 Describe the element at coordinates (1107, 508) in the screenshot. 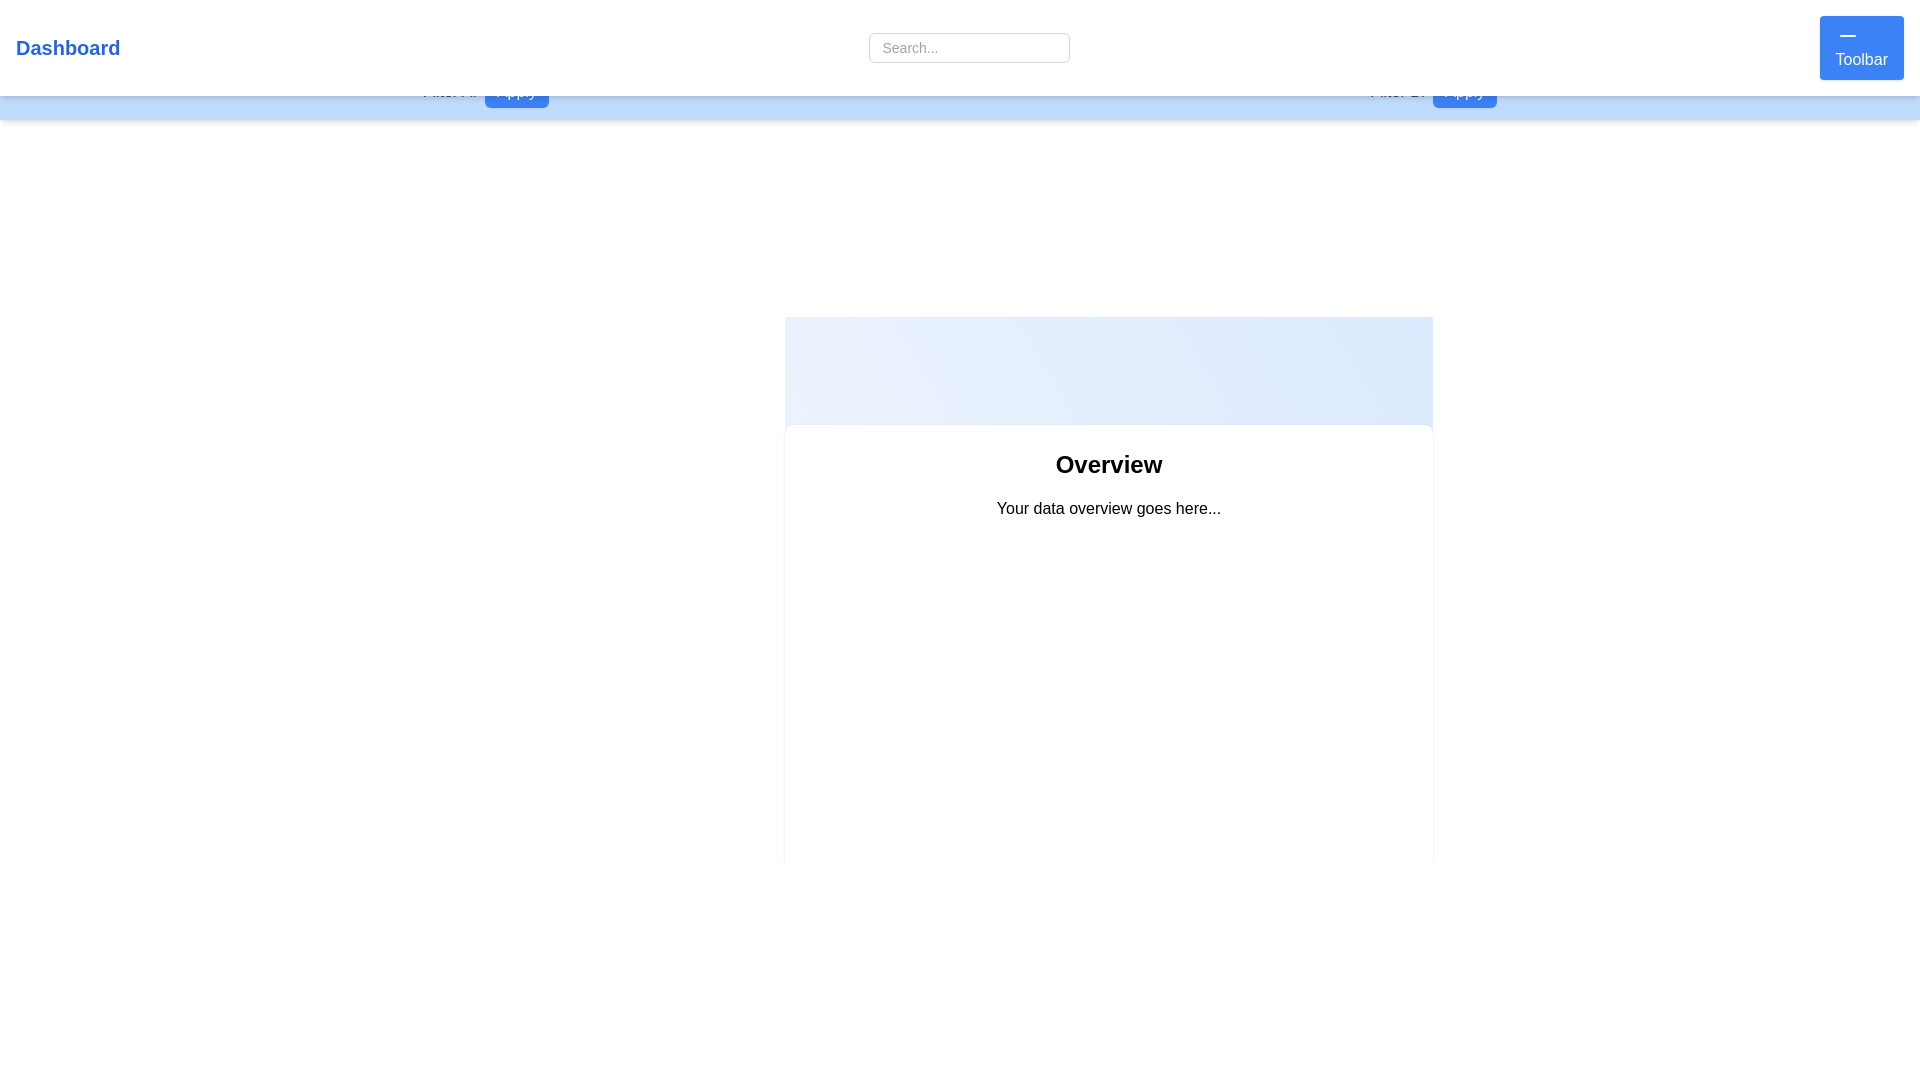

I see `the static text content positioned directly below the 'Overview' title, which serves as a placeholder or informational message` at that location.